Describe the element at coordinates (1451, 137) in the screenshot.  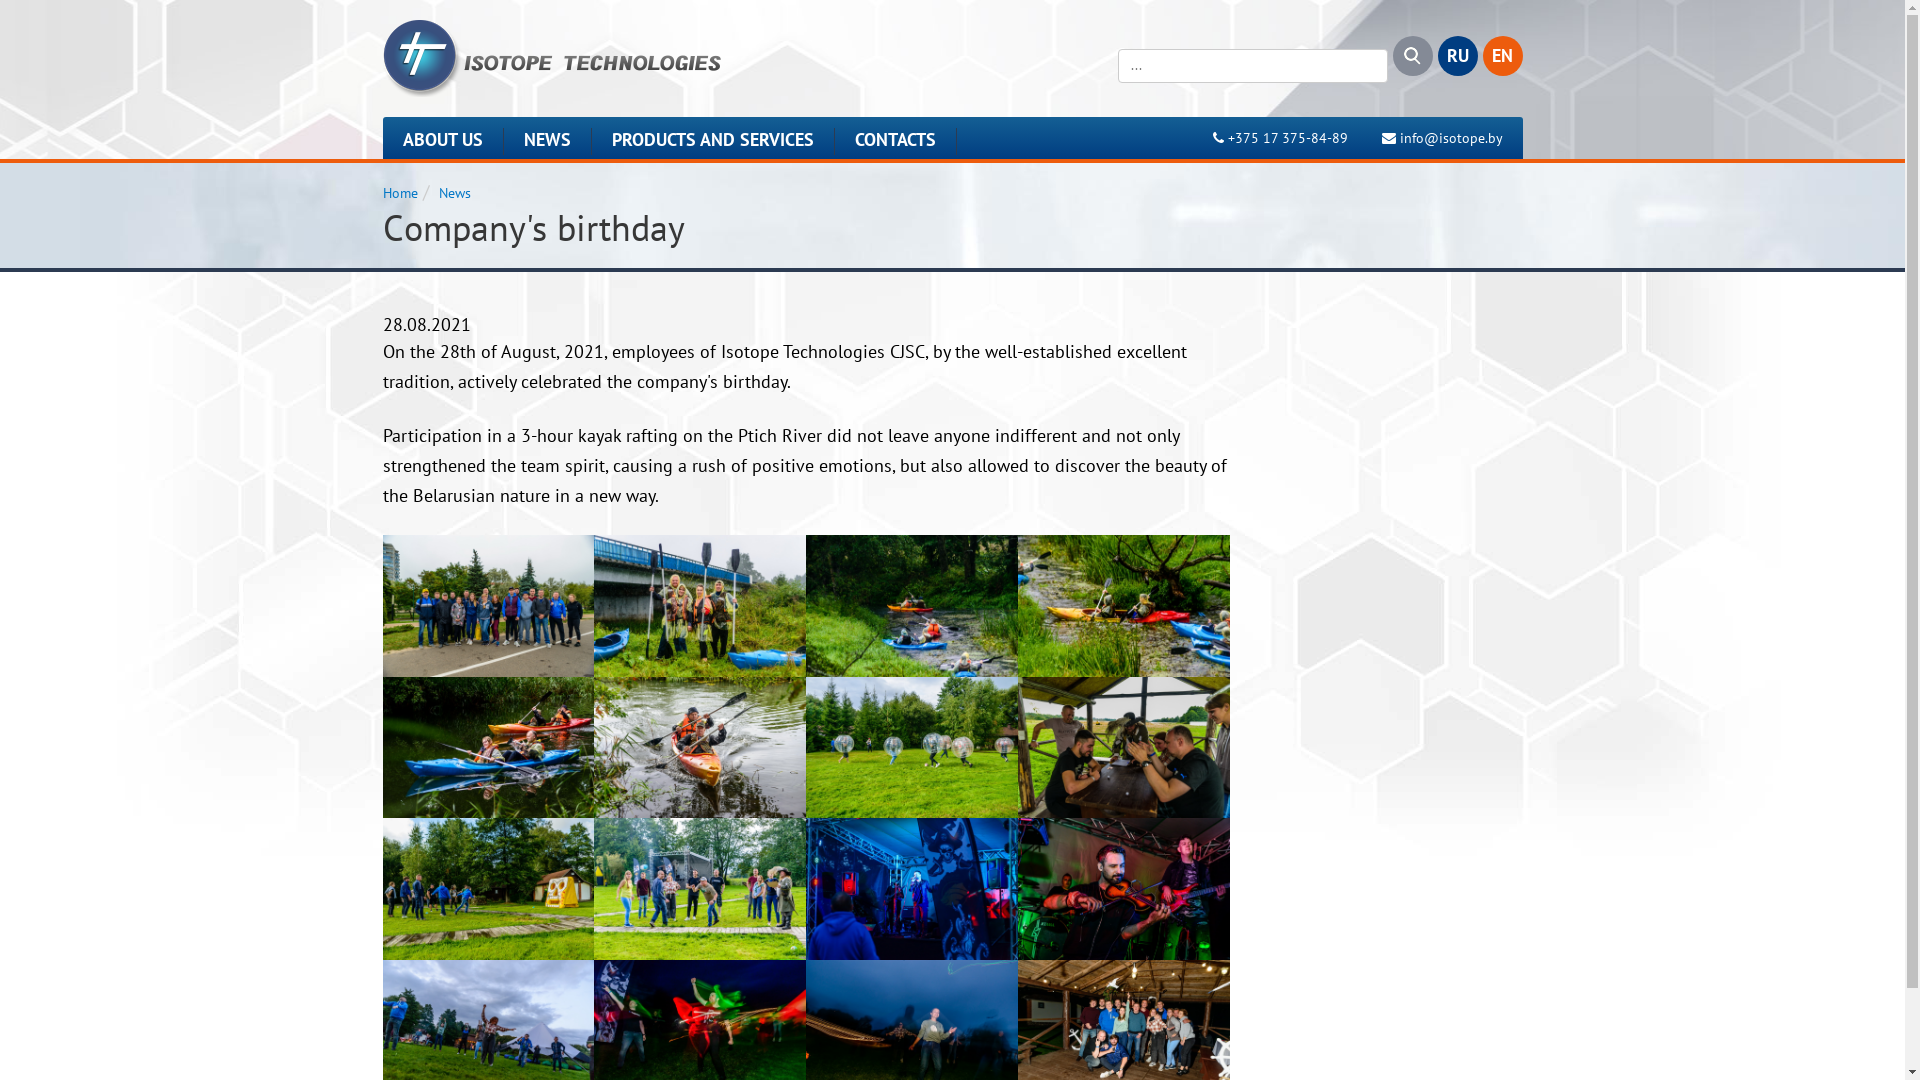
I see `'info@isotope.by'` at that location.